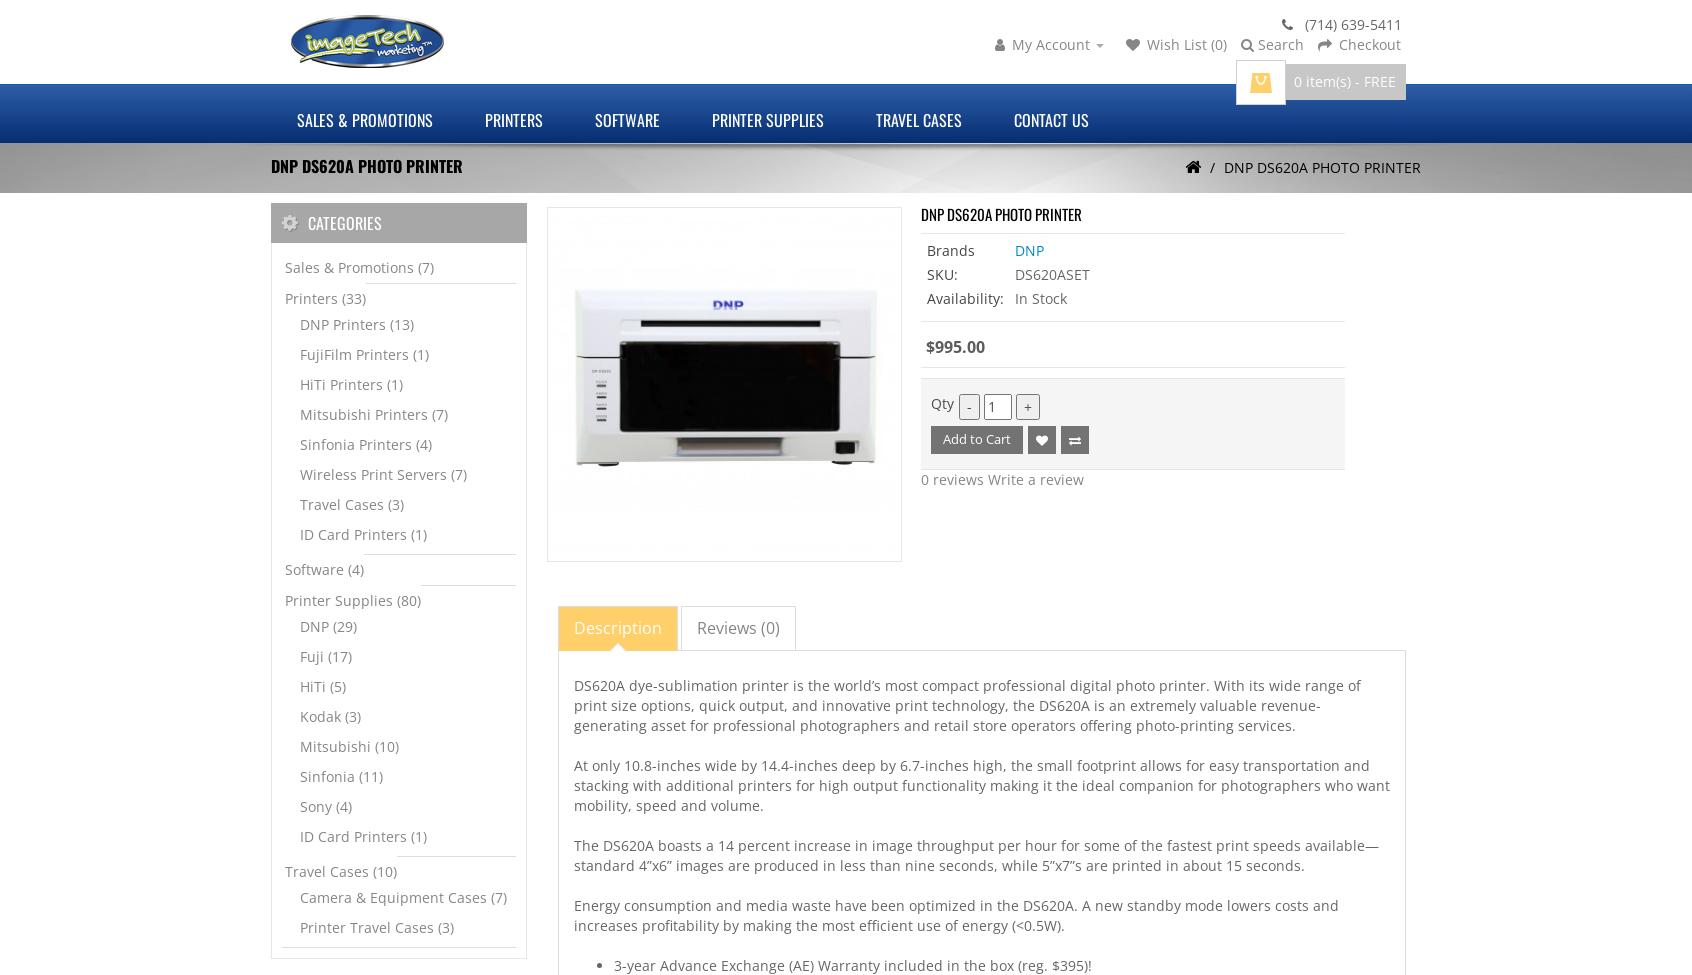 This screenshot has height=975, width=1692. I want to click on 'Sales & Promotions (7)', so click(359, 267).